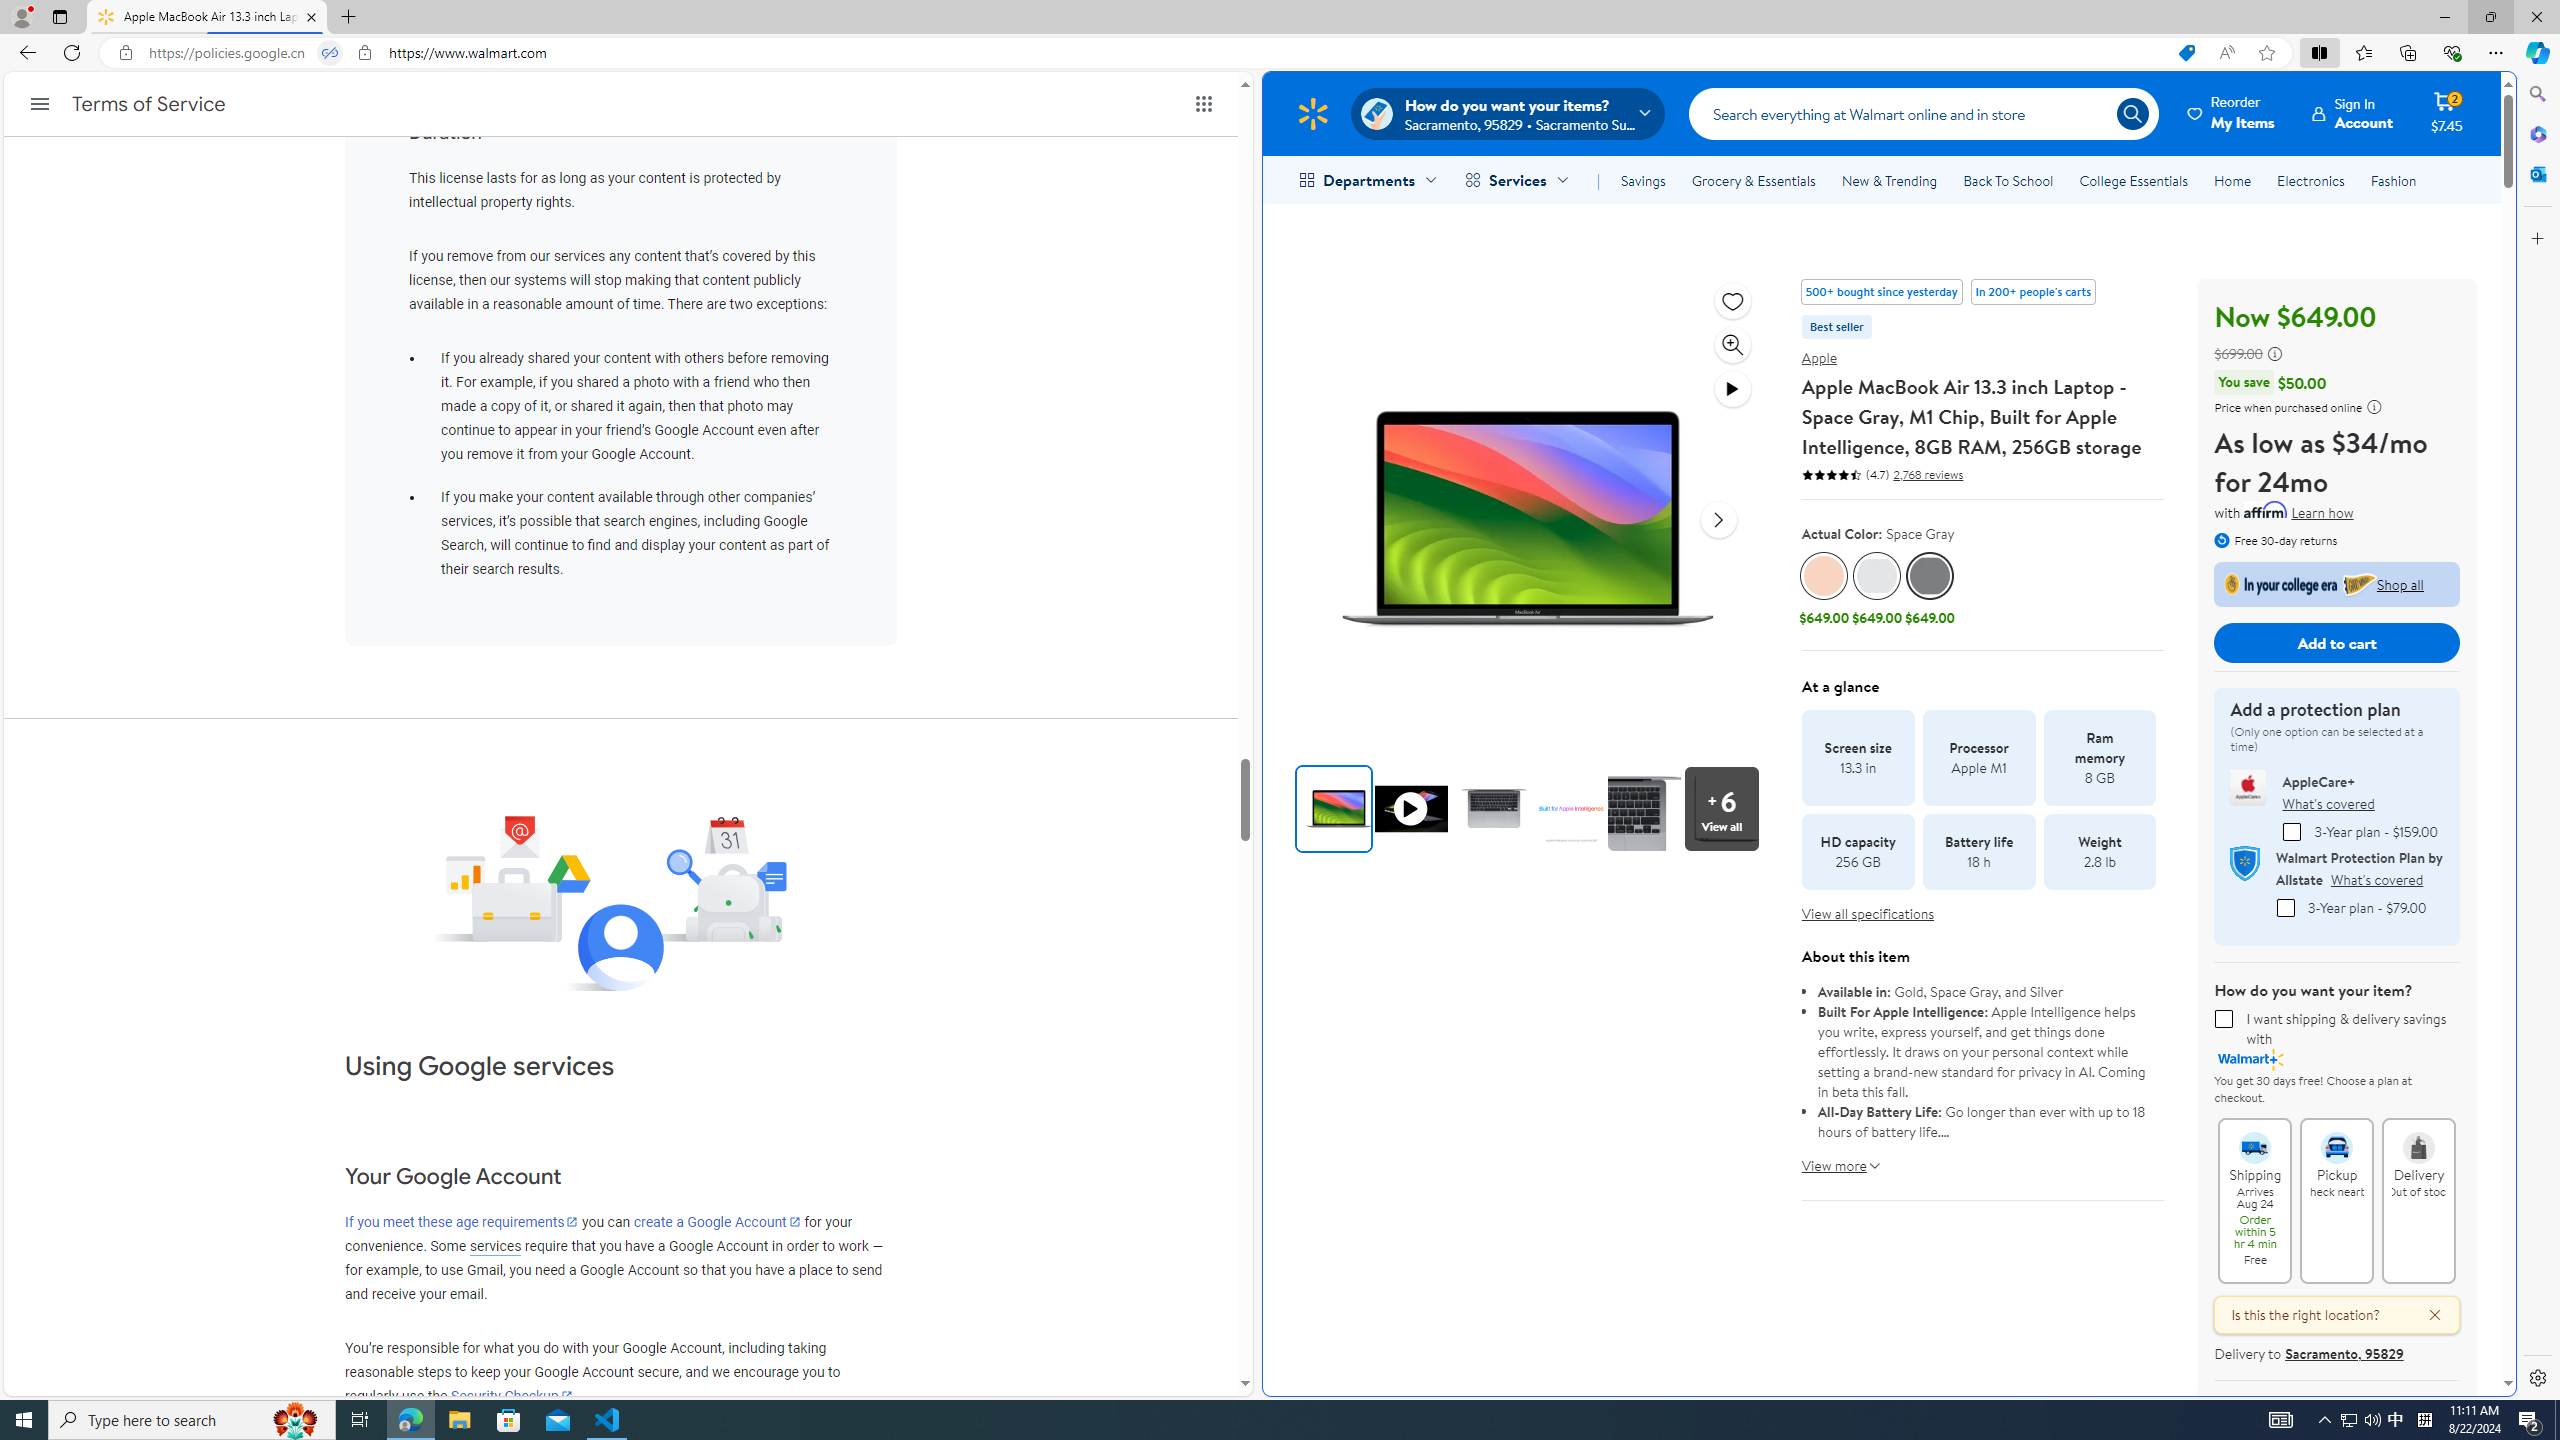 This screenshot has height=1440, width=2560. What do you see at coordinates (2266, 509) in the screenshot?
I see `'Affirm'` at bounding box center [2266, 509].